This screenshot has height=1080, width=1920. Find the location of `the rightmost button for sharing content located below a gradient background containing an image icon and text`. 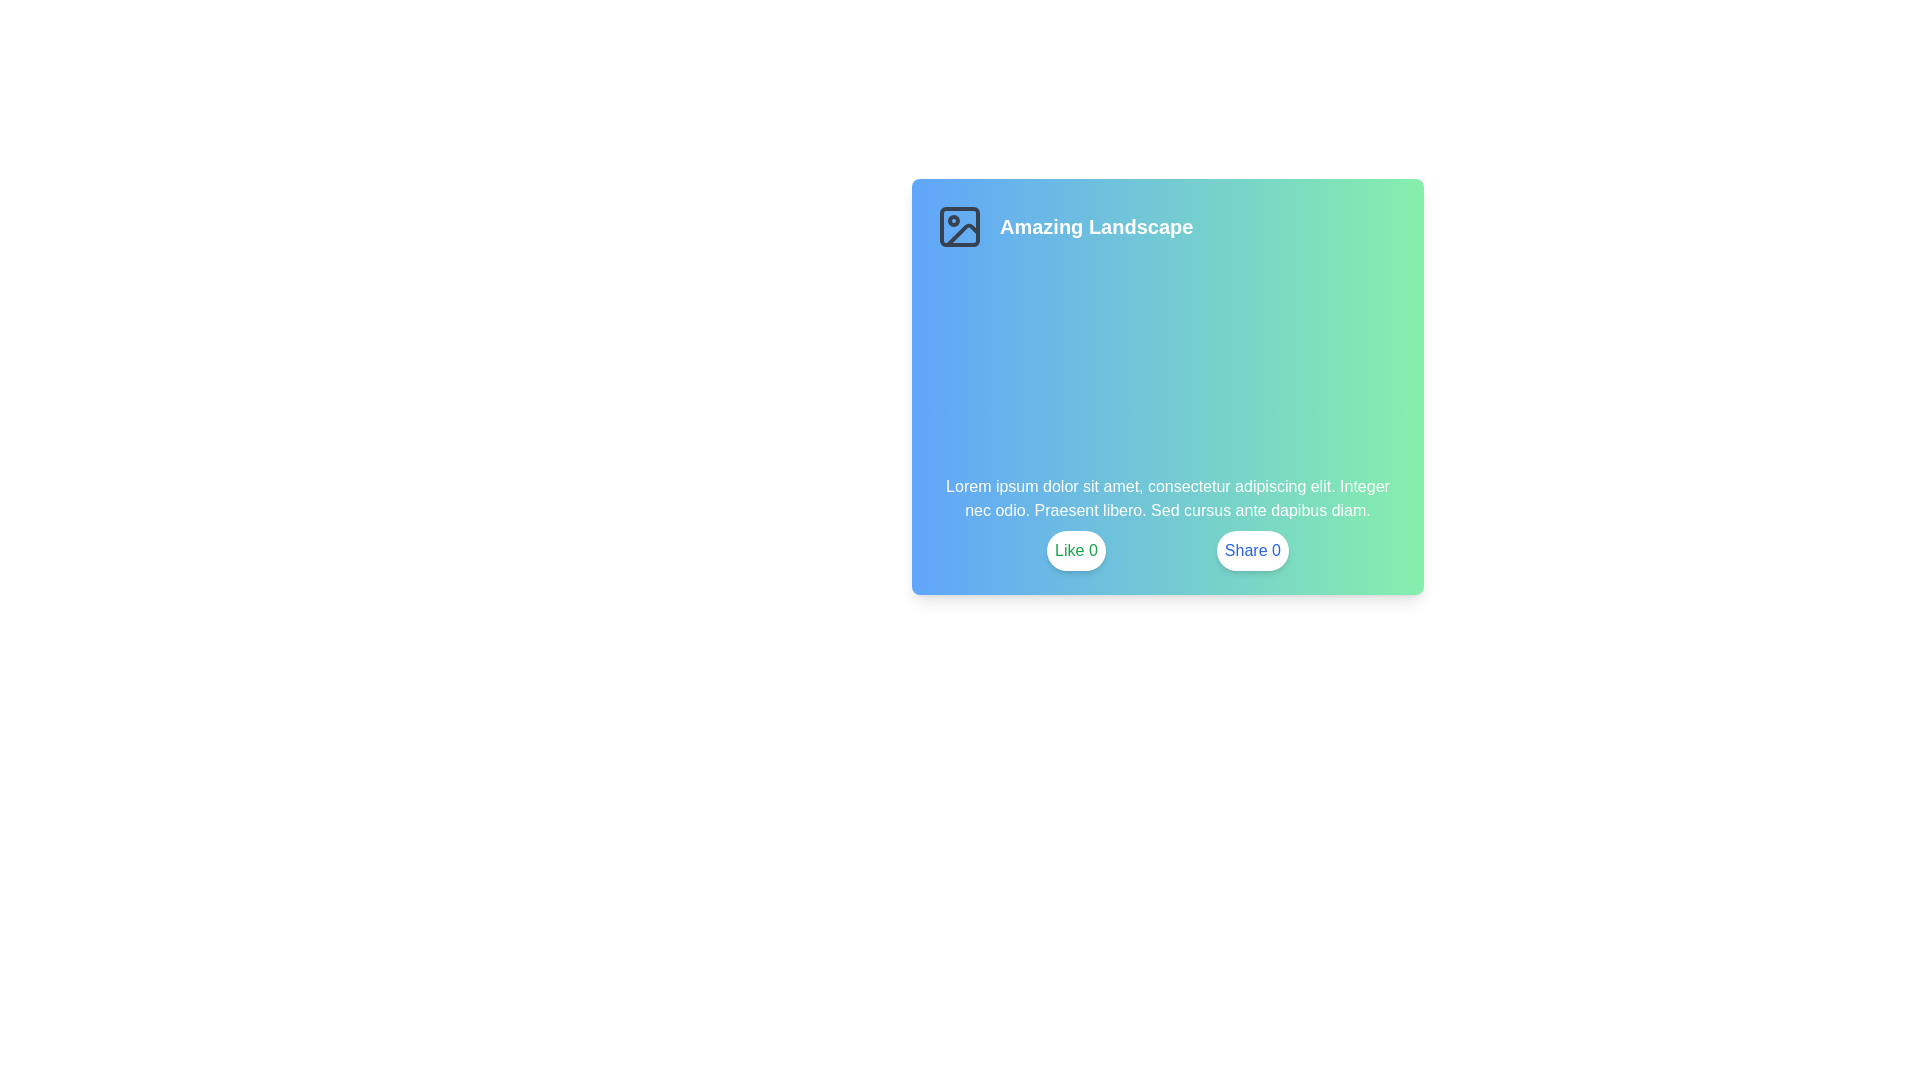

the rightmost button for sharing content located below a gradient background containing an image icon and text is located at coordinates (1251, 551).